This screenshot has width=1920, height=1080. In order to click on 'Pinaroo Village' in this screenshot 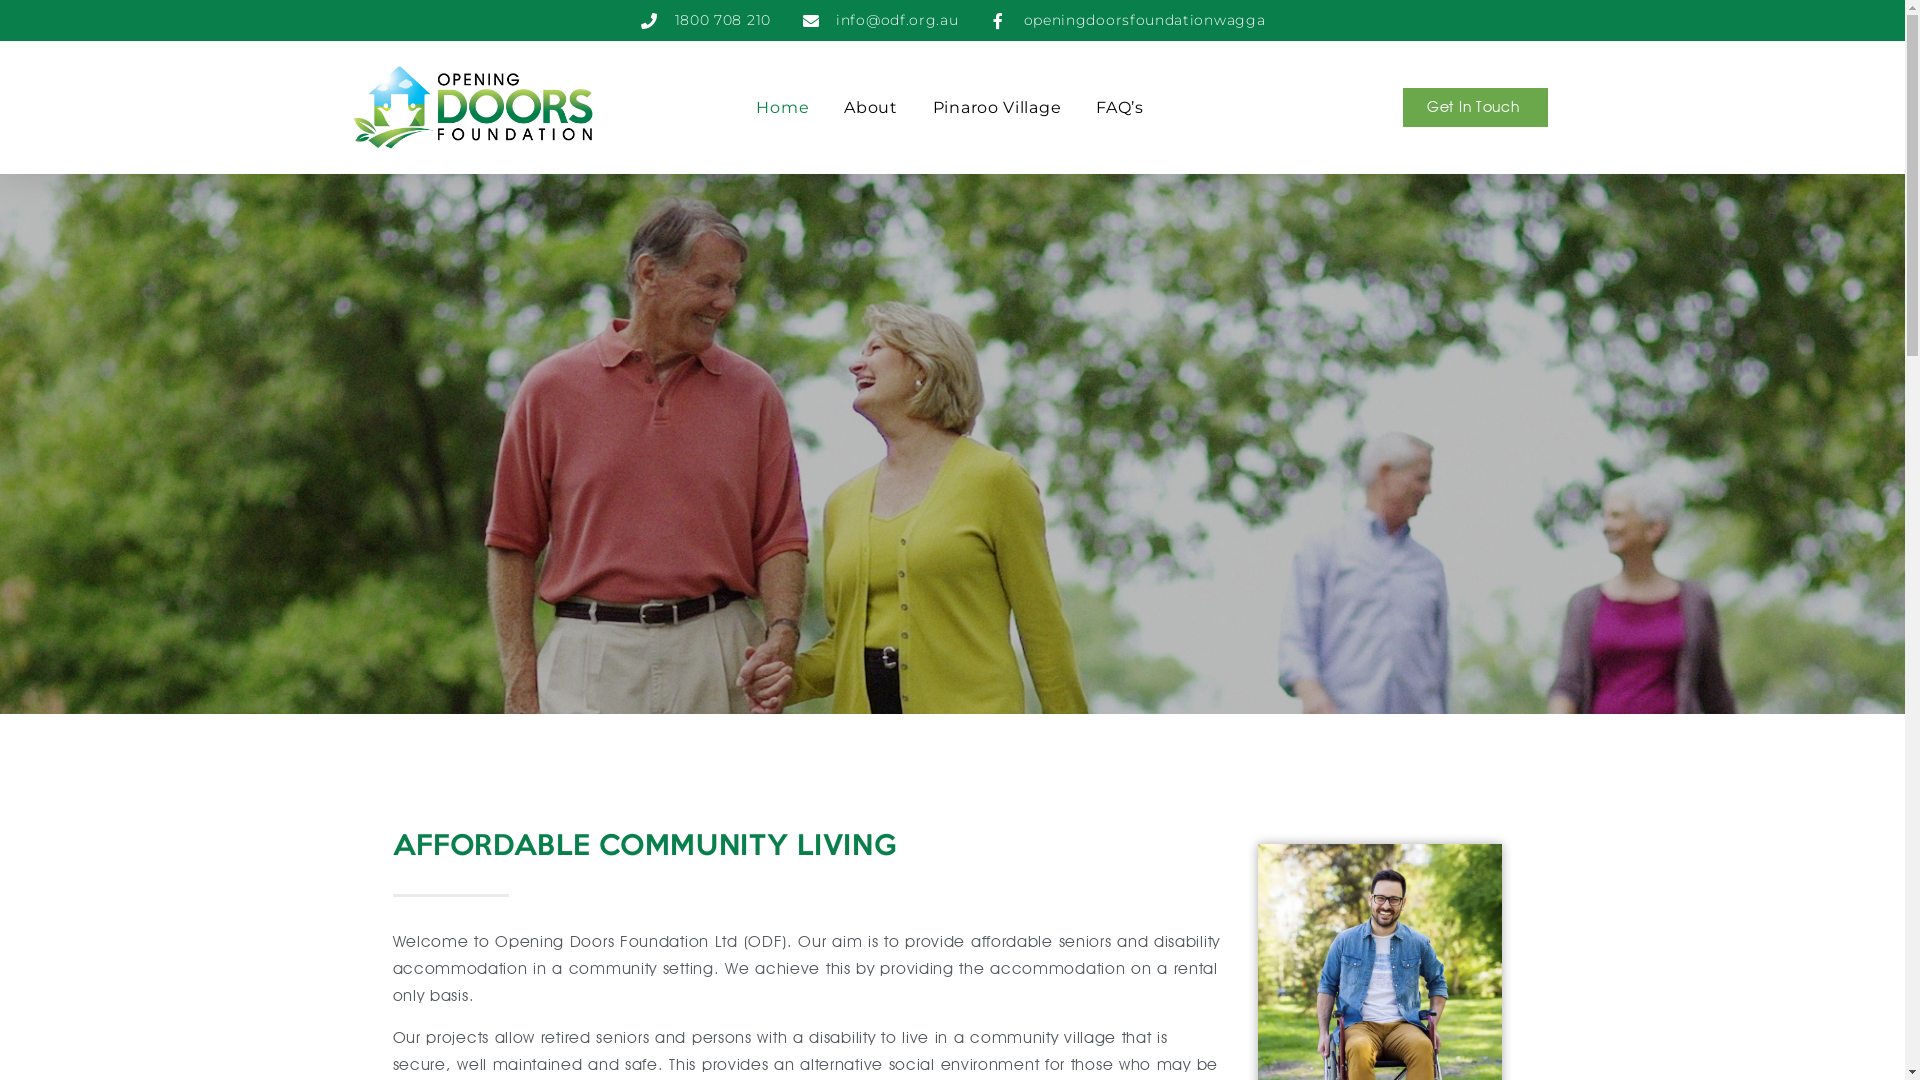, I will do `click(931, 108)`.